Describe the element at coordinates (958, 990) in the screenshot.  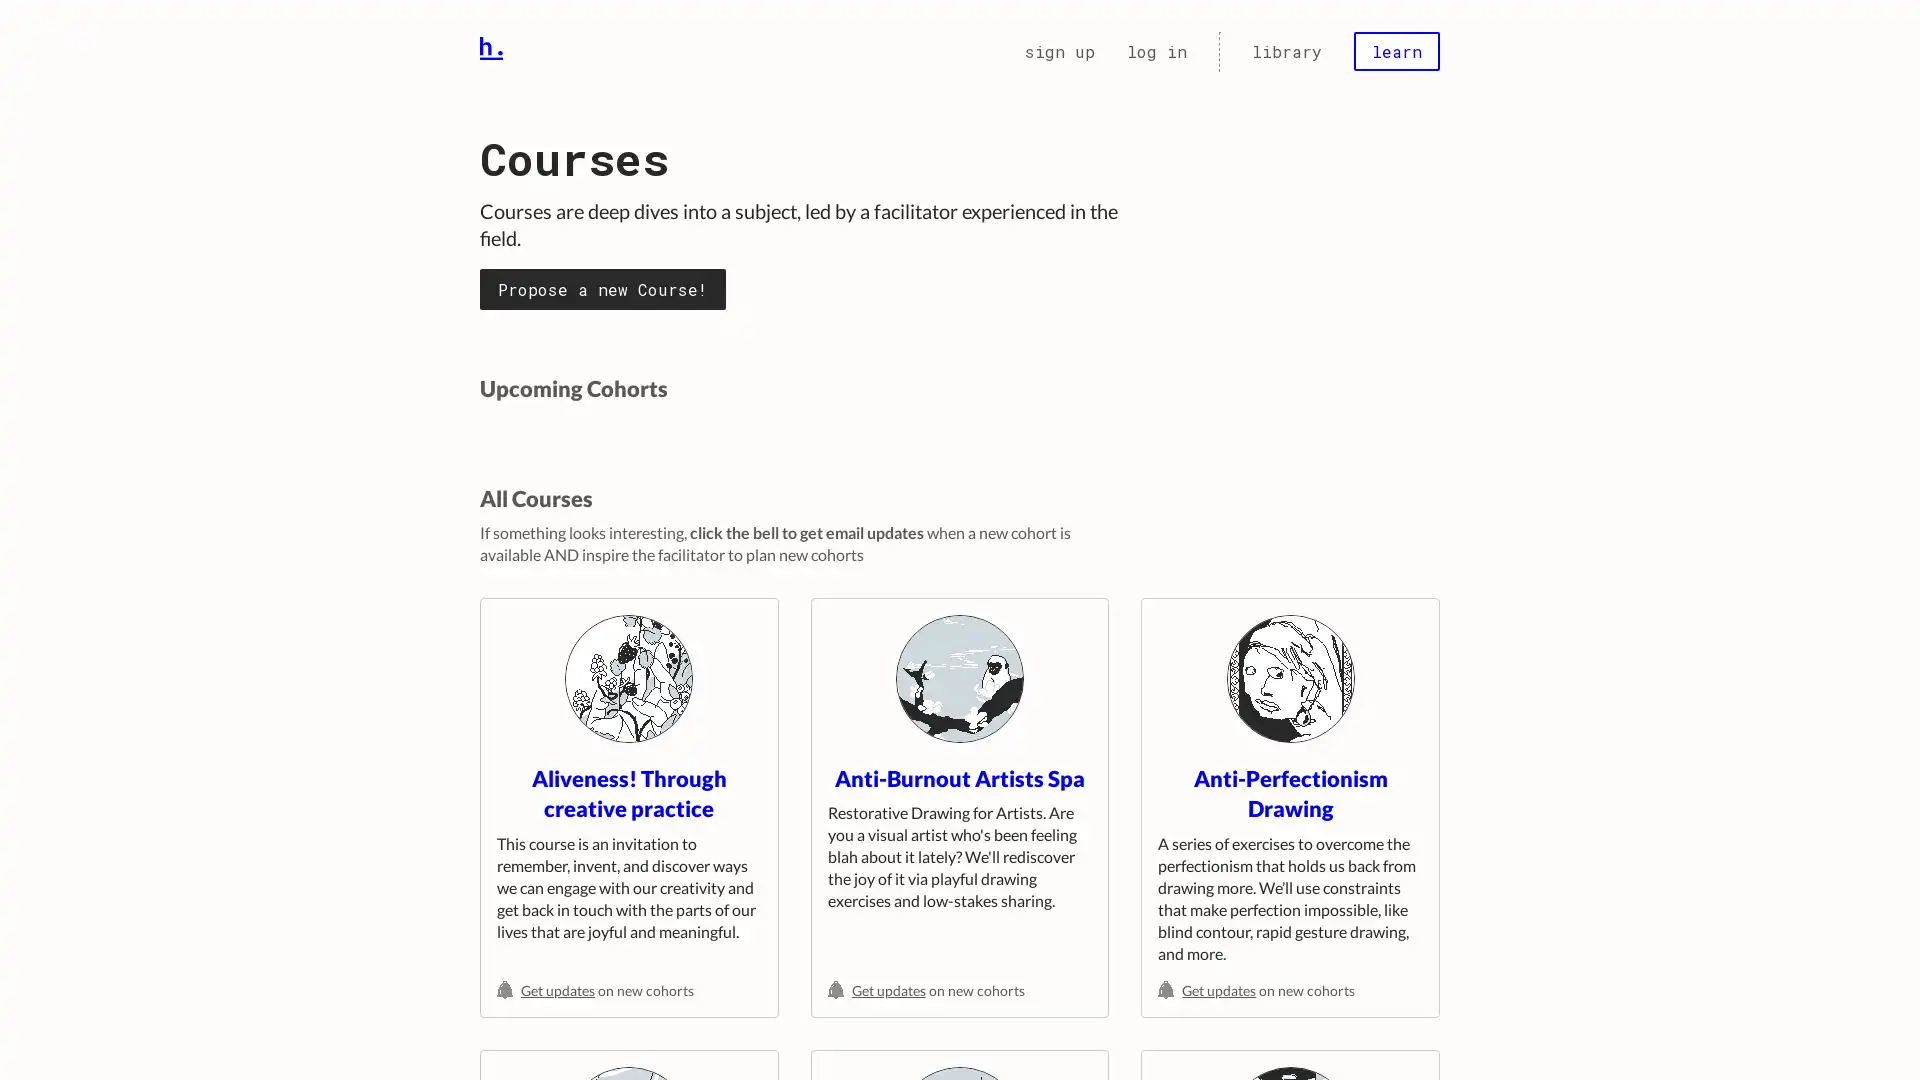
I see `Get updates on new cohorts` at that location.